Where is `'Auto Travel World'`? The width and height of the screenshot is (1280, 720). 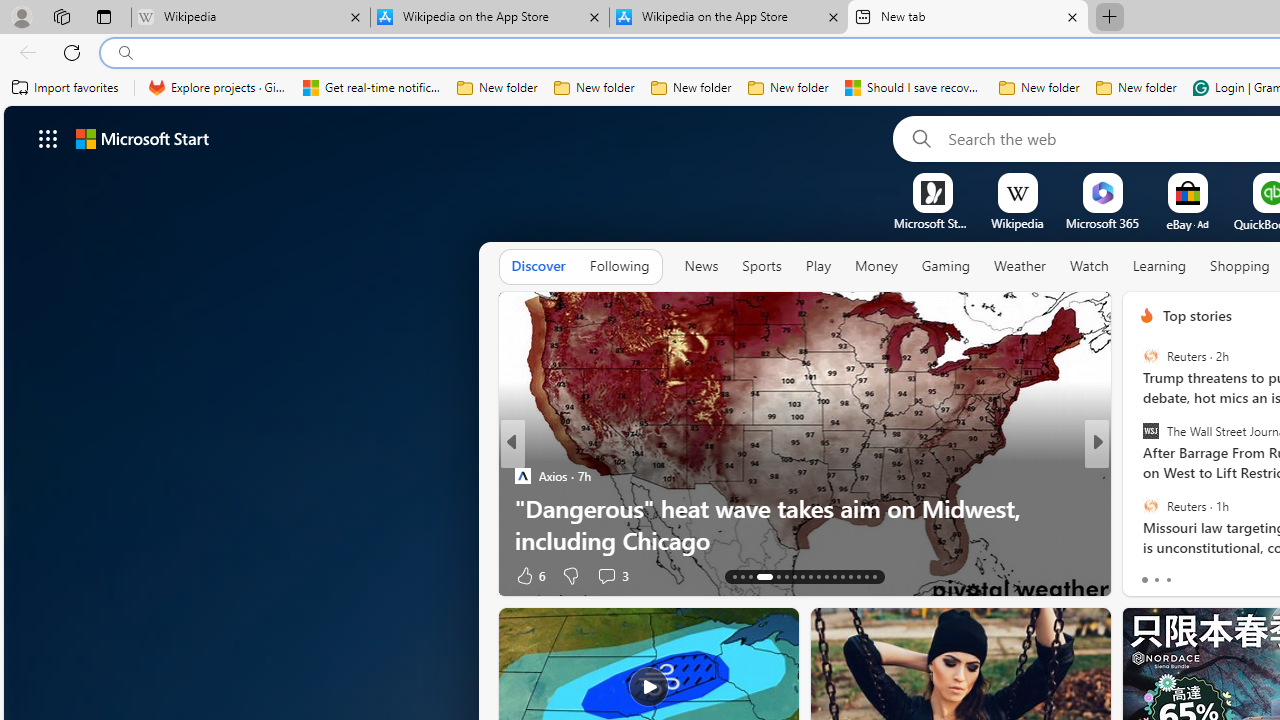
'Auto Travel World' is located at coordinates (1138, 475).